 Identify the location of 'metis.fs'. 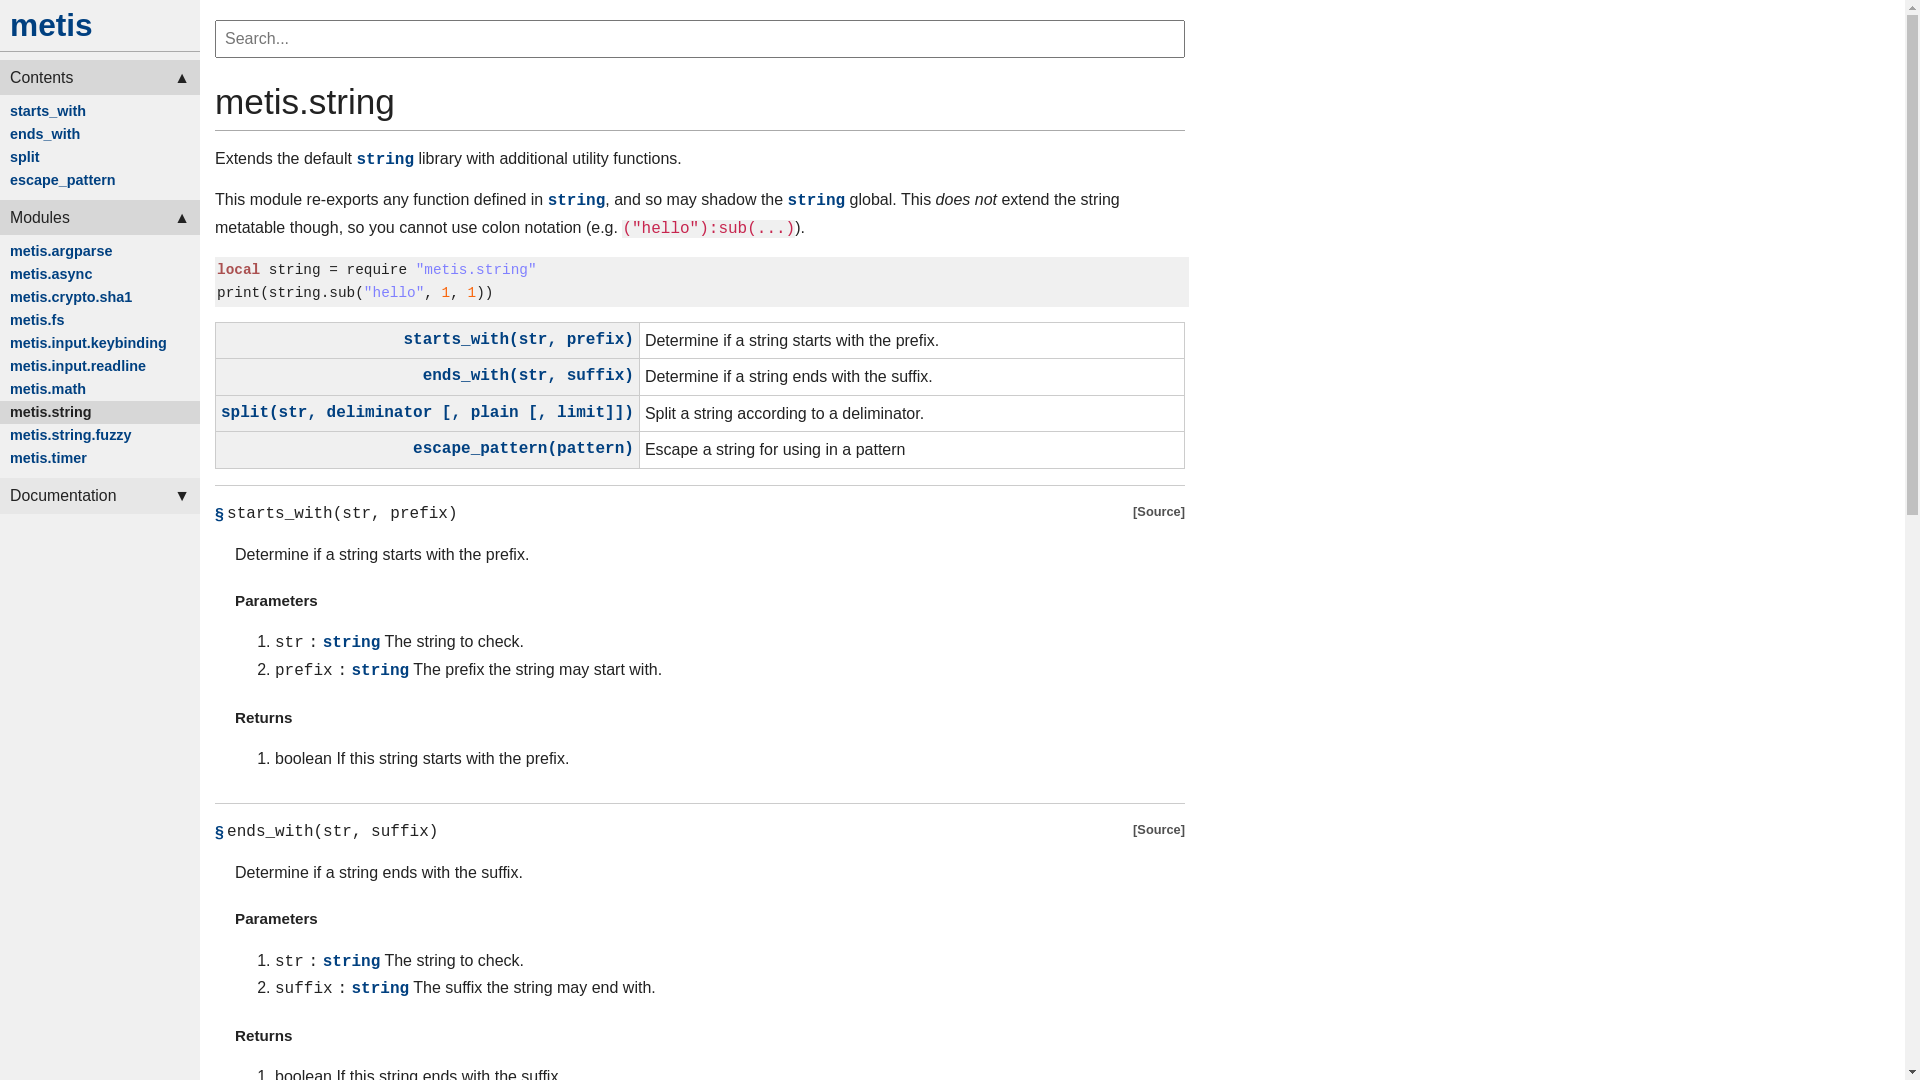
(99, 319).